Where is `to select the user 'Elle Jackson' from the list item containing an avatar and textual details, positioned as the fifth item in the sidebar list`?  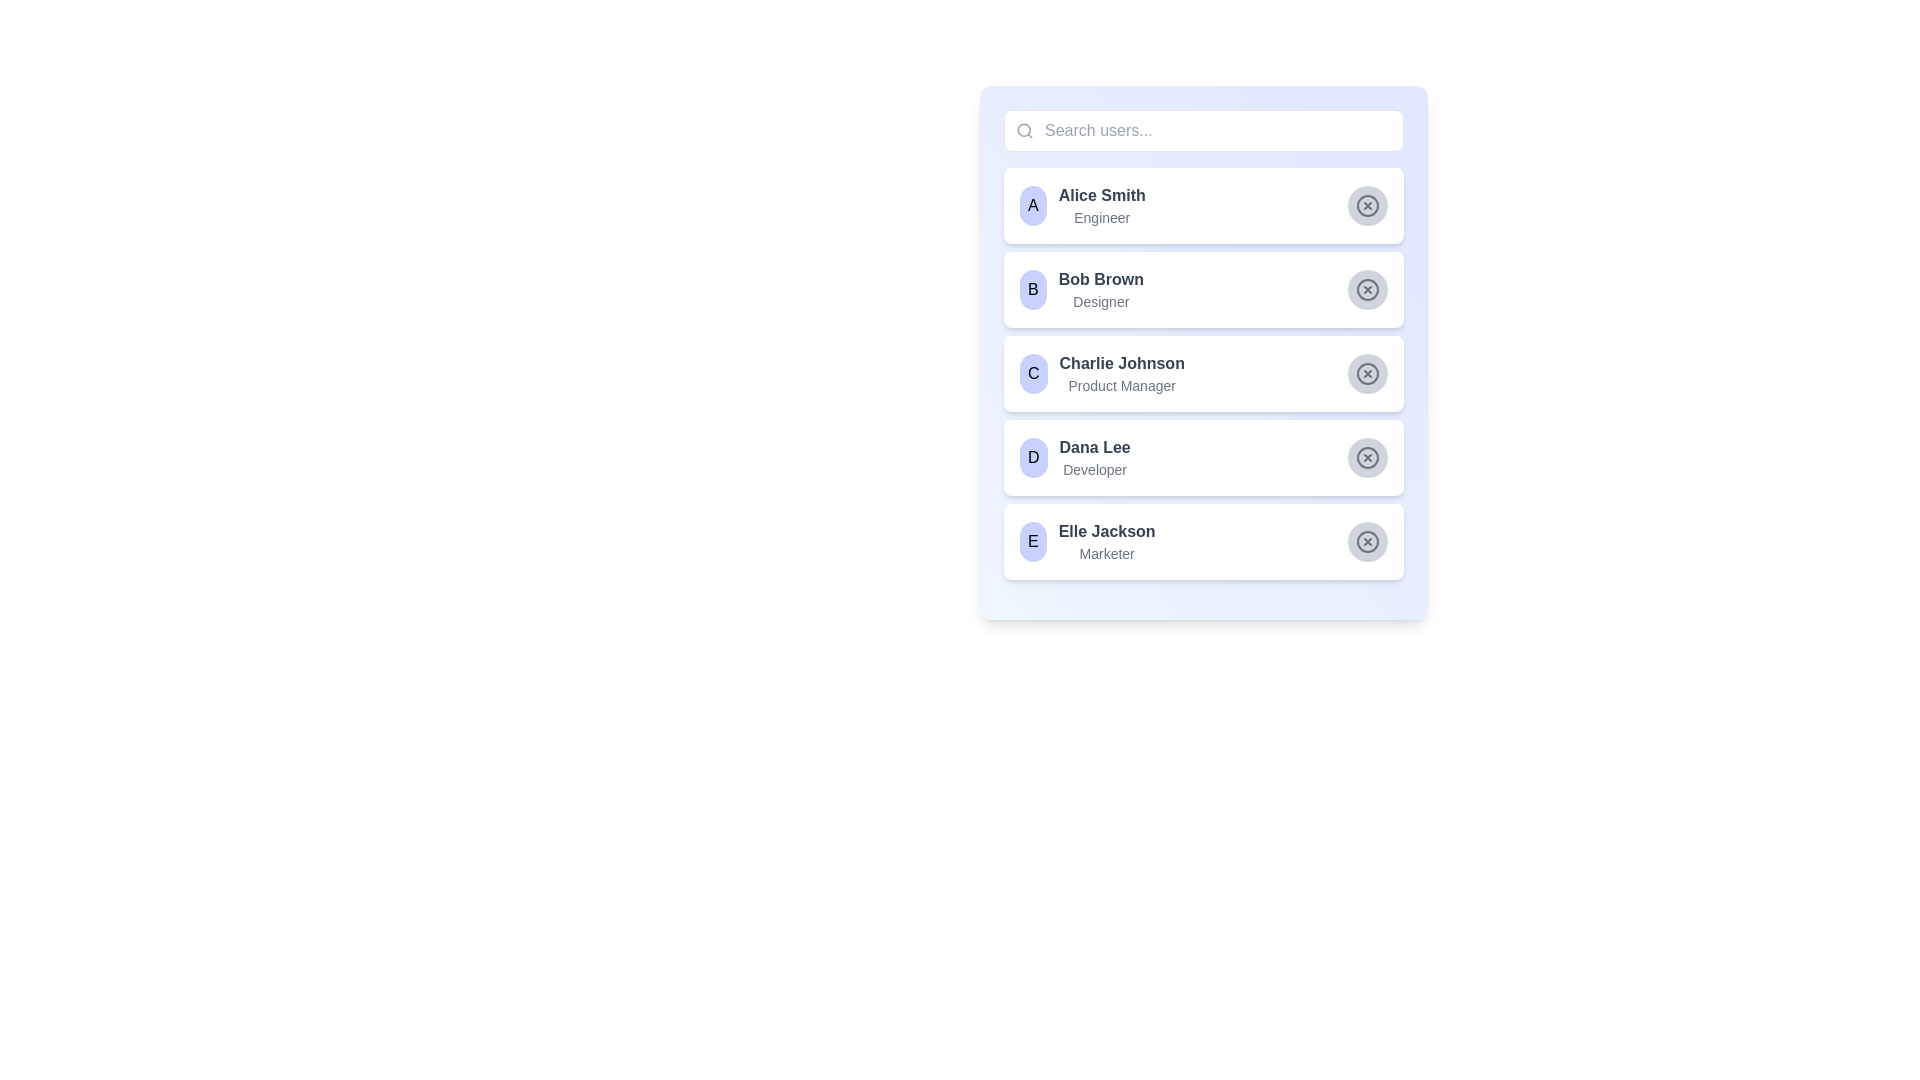 to select the user 'Elle Jackson' from the list item containing an avatar and textual details, positioned as the fifth item in the sidebar list is located at coordinates (1086, 542).